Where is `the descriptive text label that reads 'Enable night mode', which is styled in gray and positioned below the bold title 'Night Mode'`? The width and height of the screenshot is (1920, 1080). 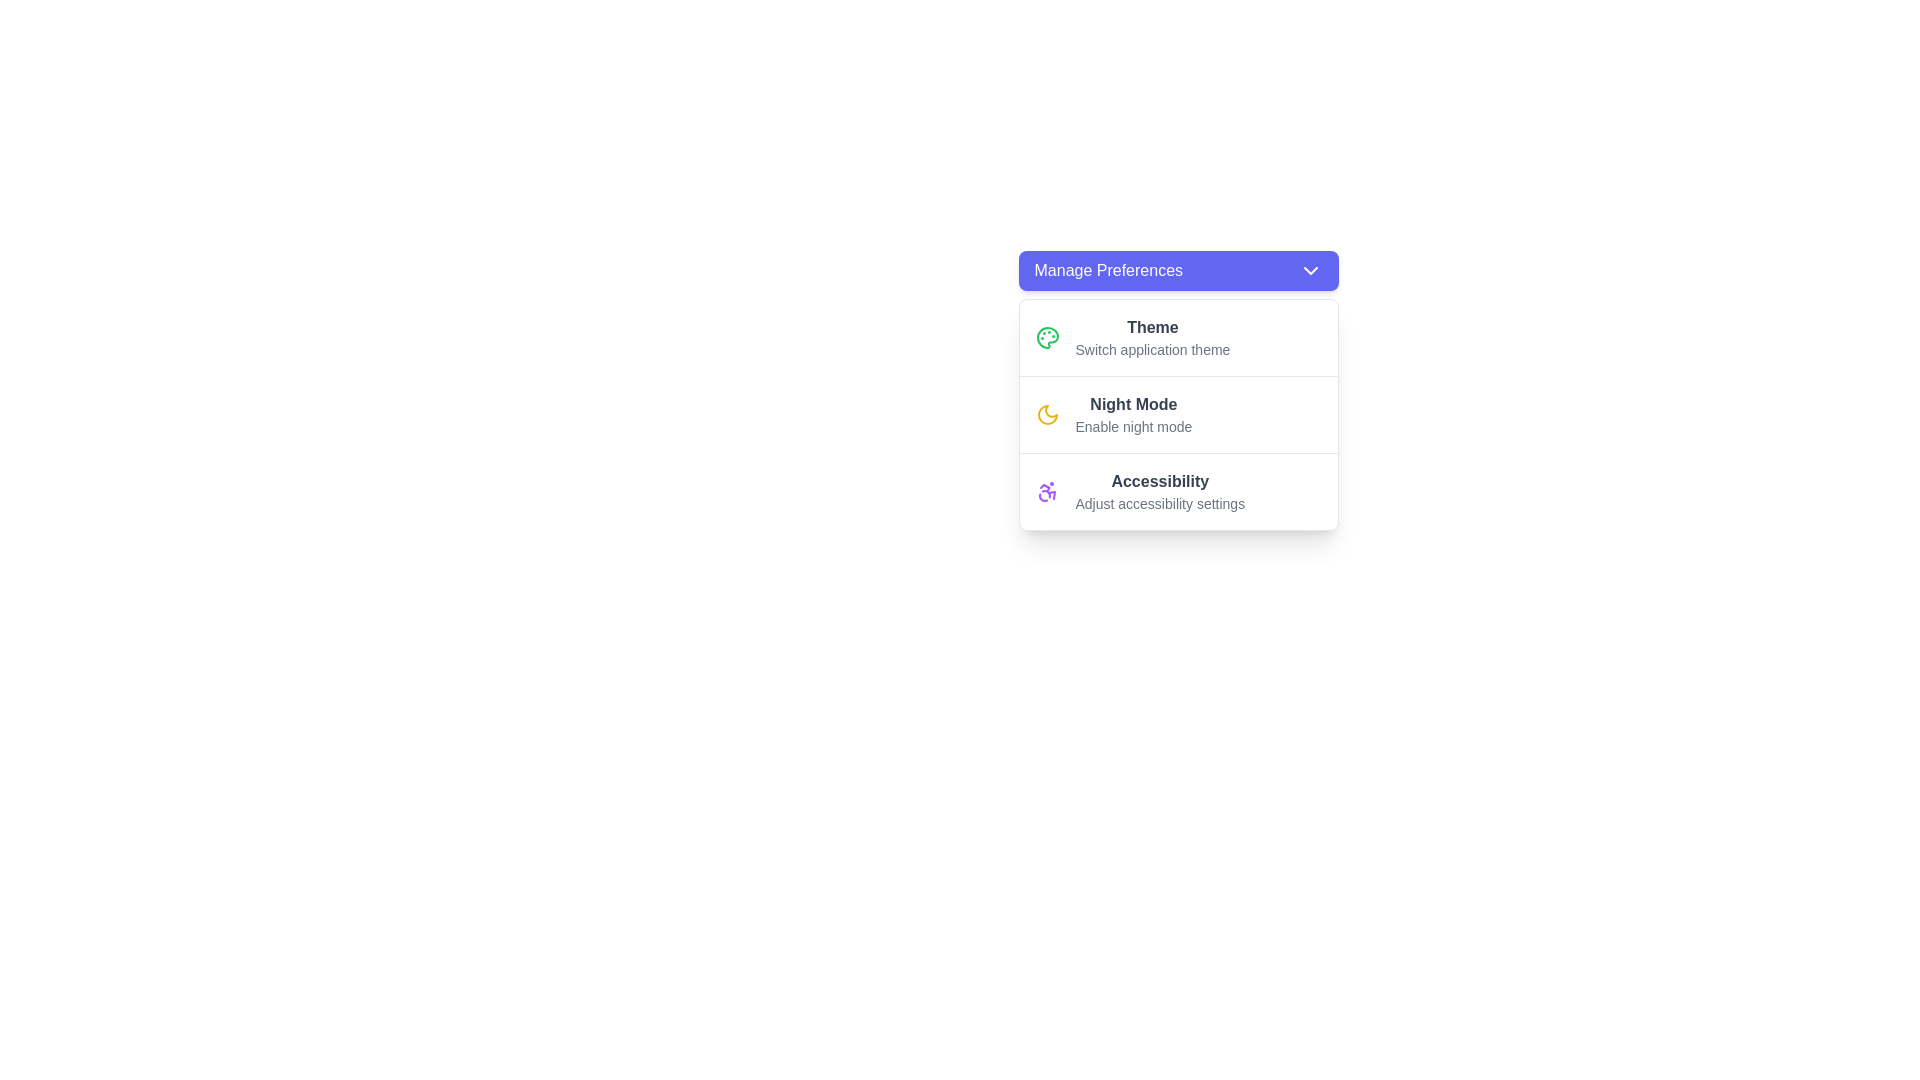 the descriptive text label that reads 'Enable night mode', which is styled in gray and positioned below the bold title 'Night Mode' is located at coordinates (1133, 426).